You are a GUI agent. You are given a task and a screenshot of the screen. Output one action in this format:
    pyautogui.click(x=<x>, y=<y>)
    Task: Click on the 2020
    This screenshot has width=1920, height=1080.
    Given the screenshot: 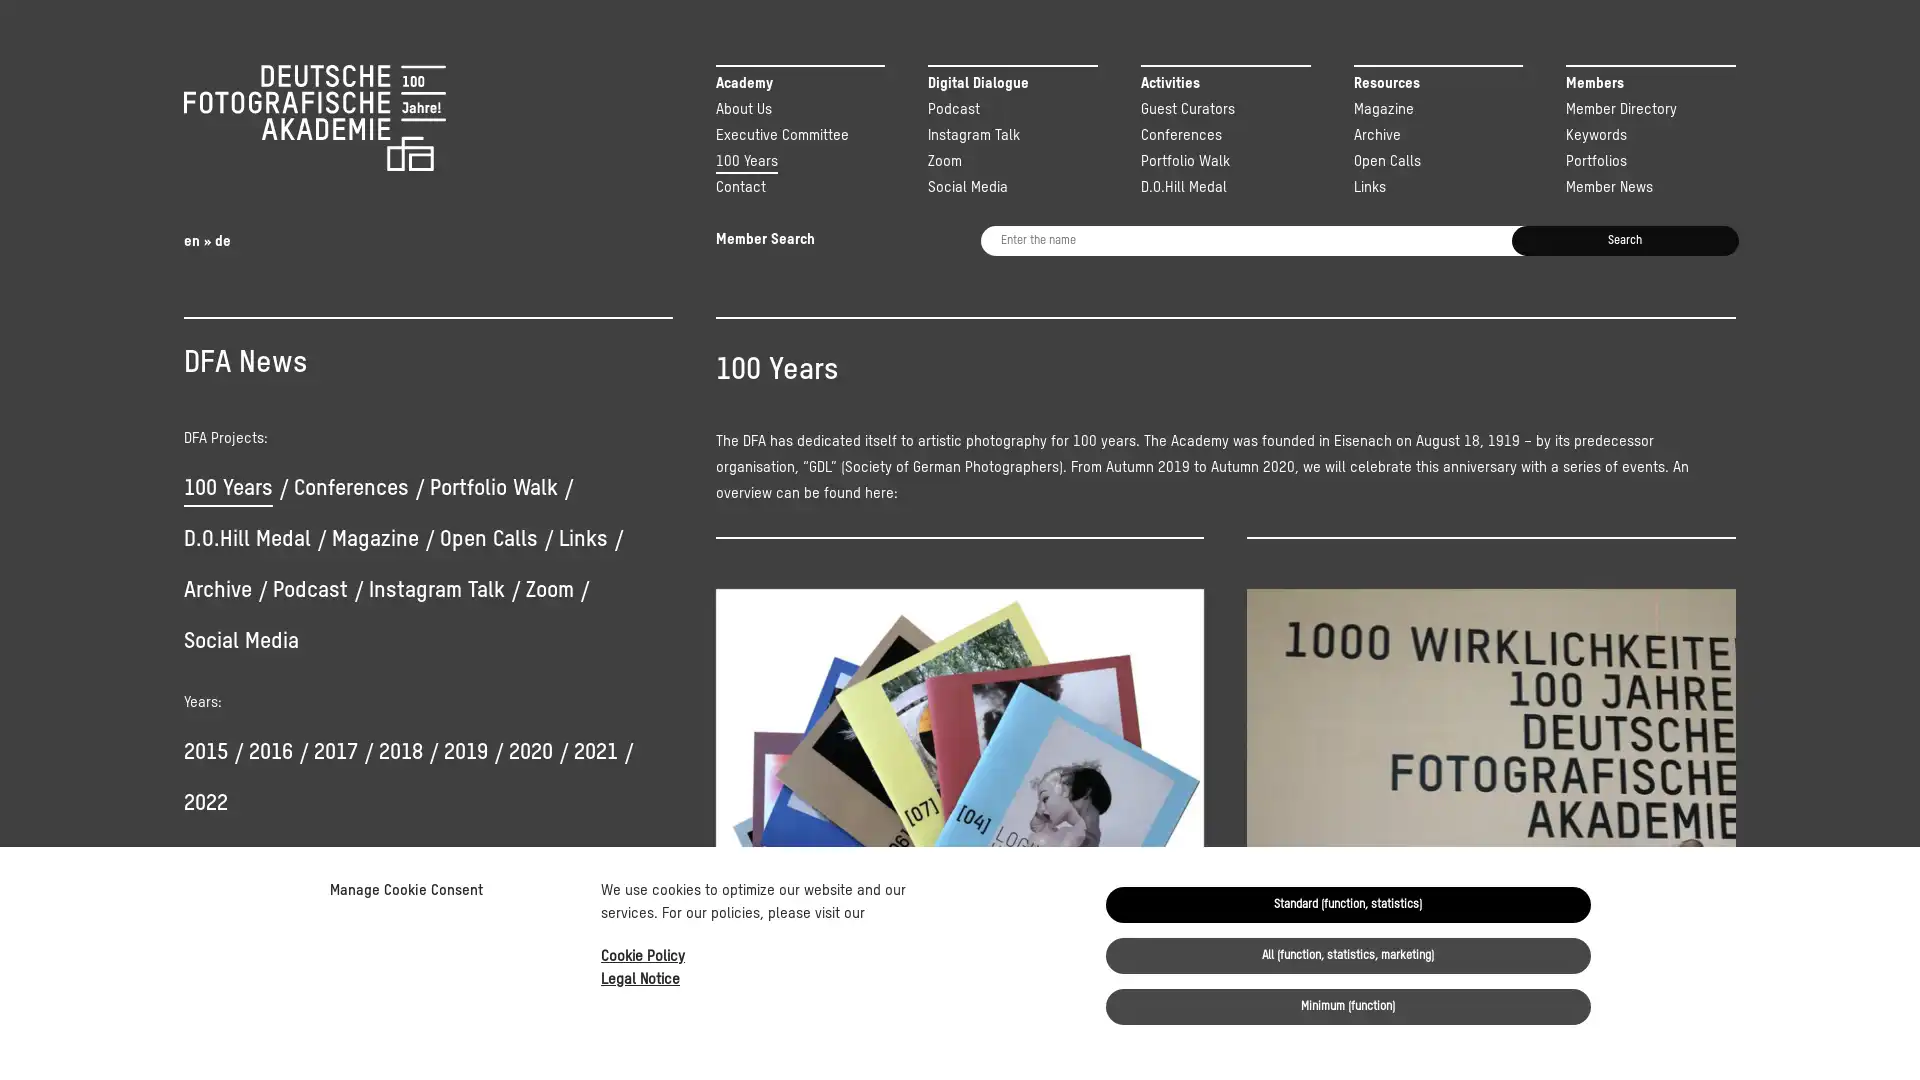 What is the action you would take?
    pyautogui.click(x=531, y=752)
    